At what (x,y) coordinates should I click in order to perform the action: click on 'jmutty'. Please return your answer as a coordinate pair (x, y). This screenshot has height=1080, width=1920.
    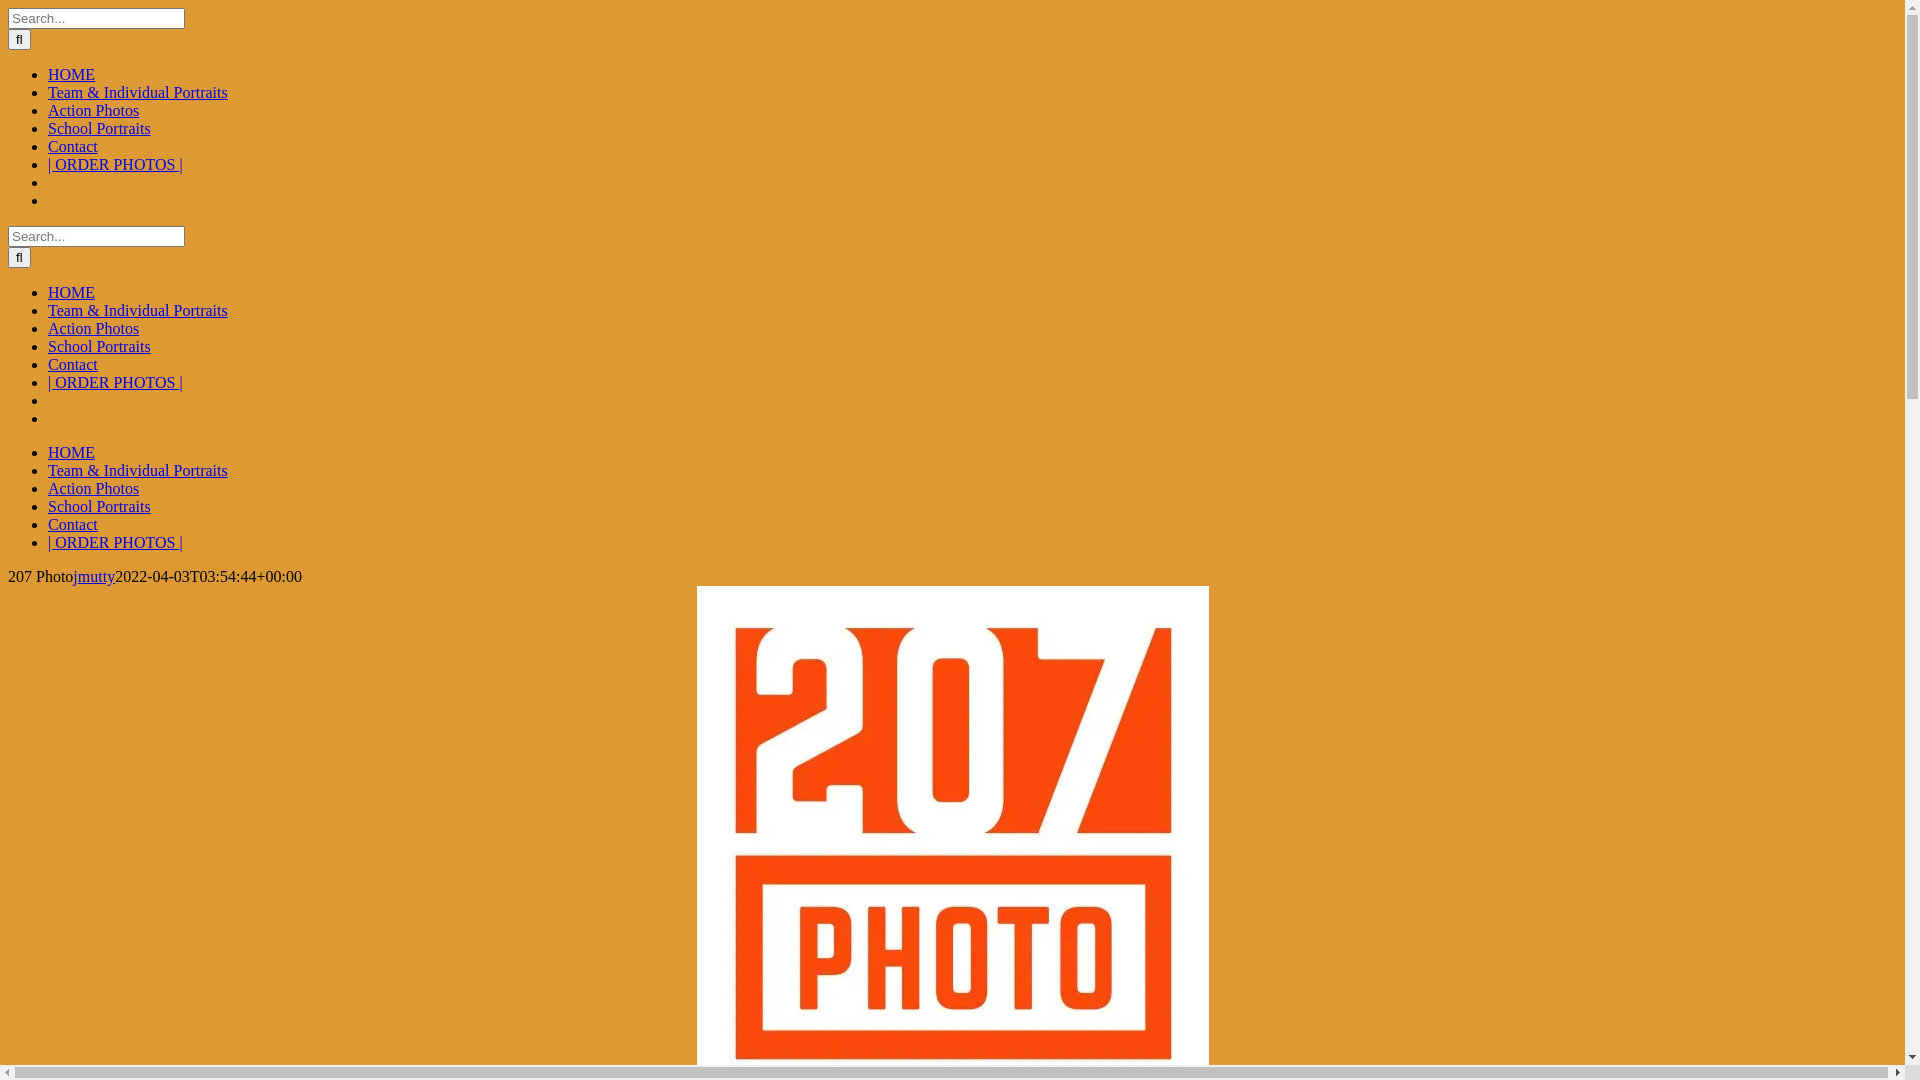
    Looking at the image, I should click on (93, 576).